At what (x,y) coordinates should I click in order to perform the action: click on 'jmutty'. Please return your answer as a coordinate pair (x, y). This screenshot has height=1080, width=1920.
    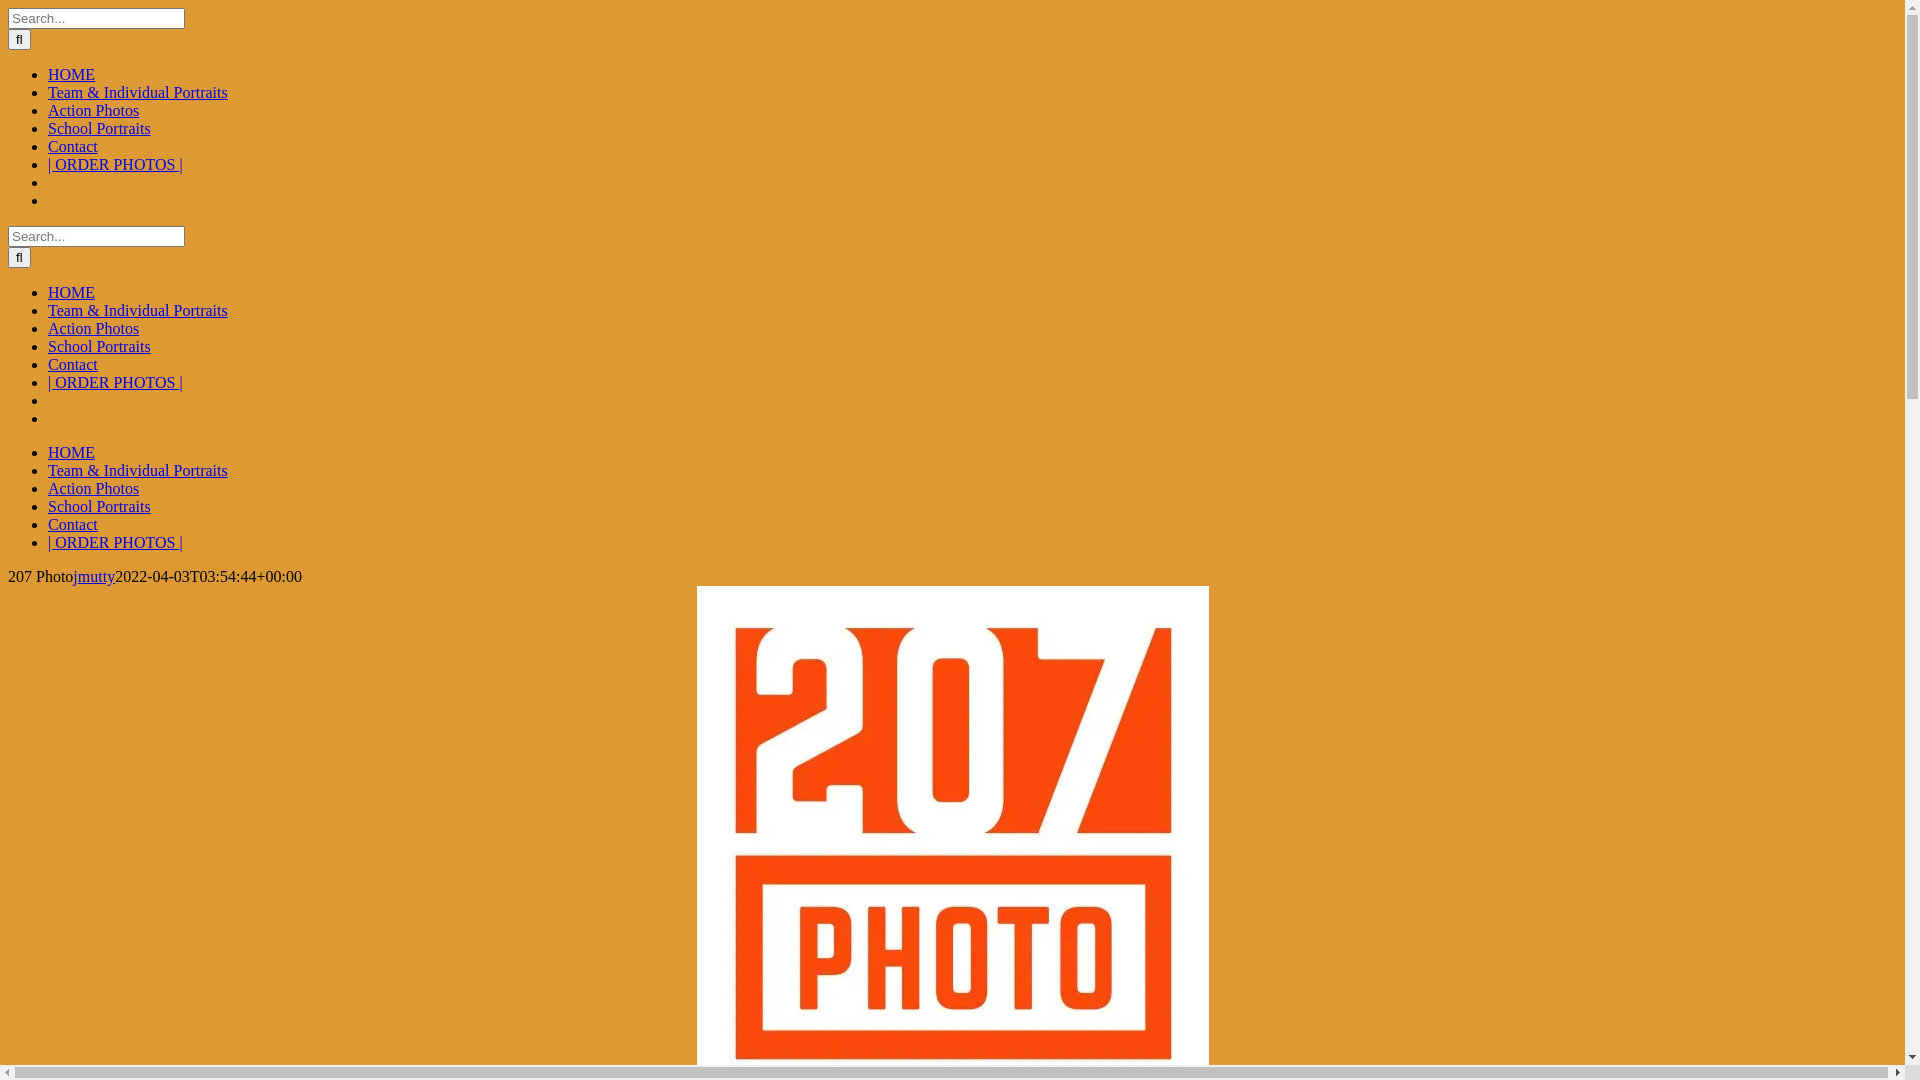
    Looking at the image, I should click on (93, 576).